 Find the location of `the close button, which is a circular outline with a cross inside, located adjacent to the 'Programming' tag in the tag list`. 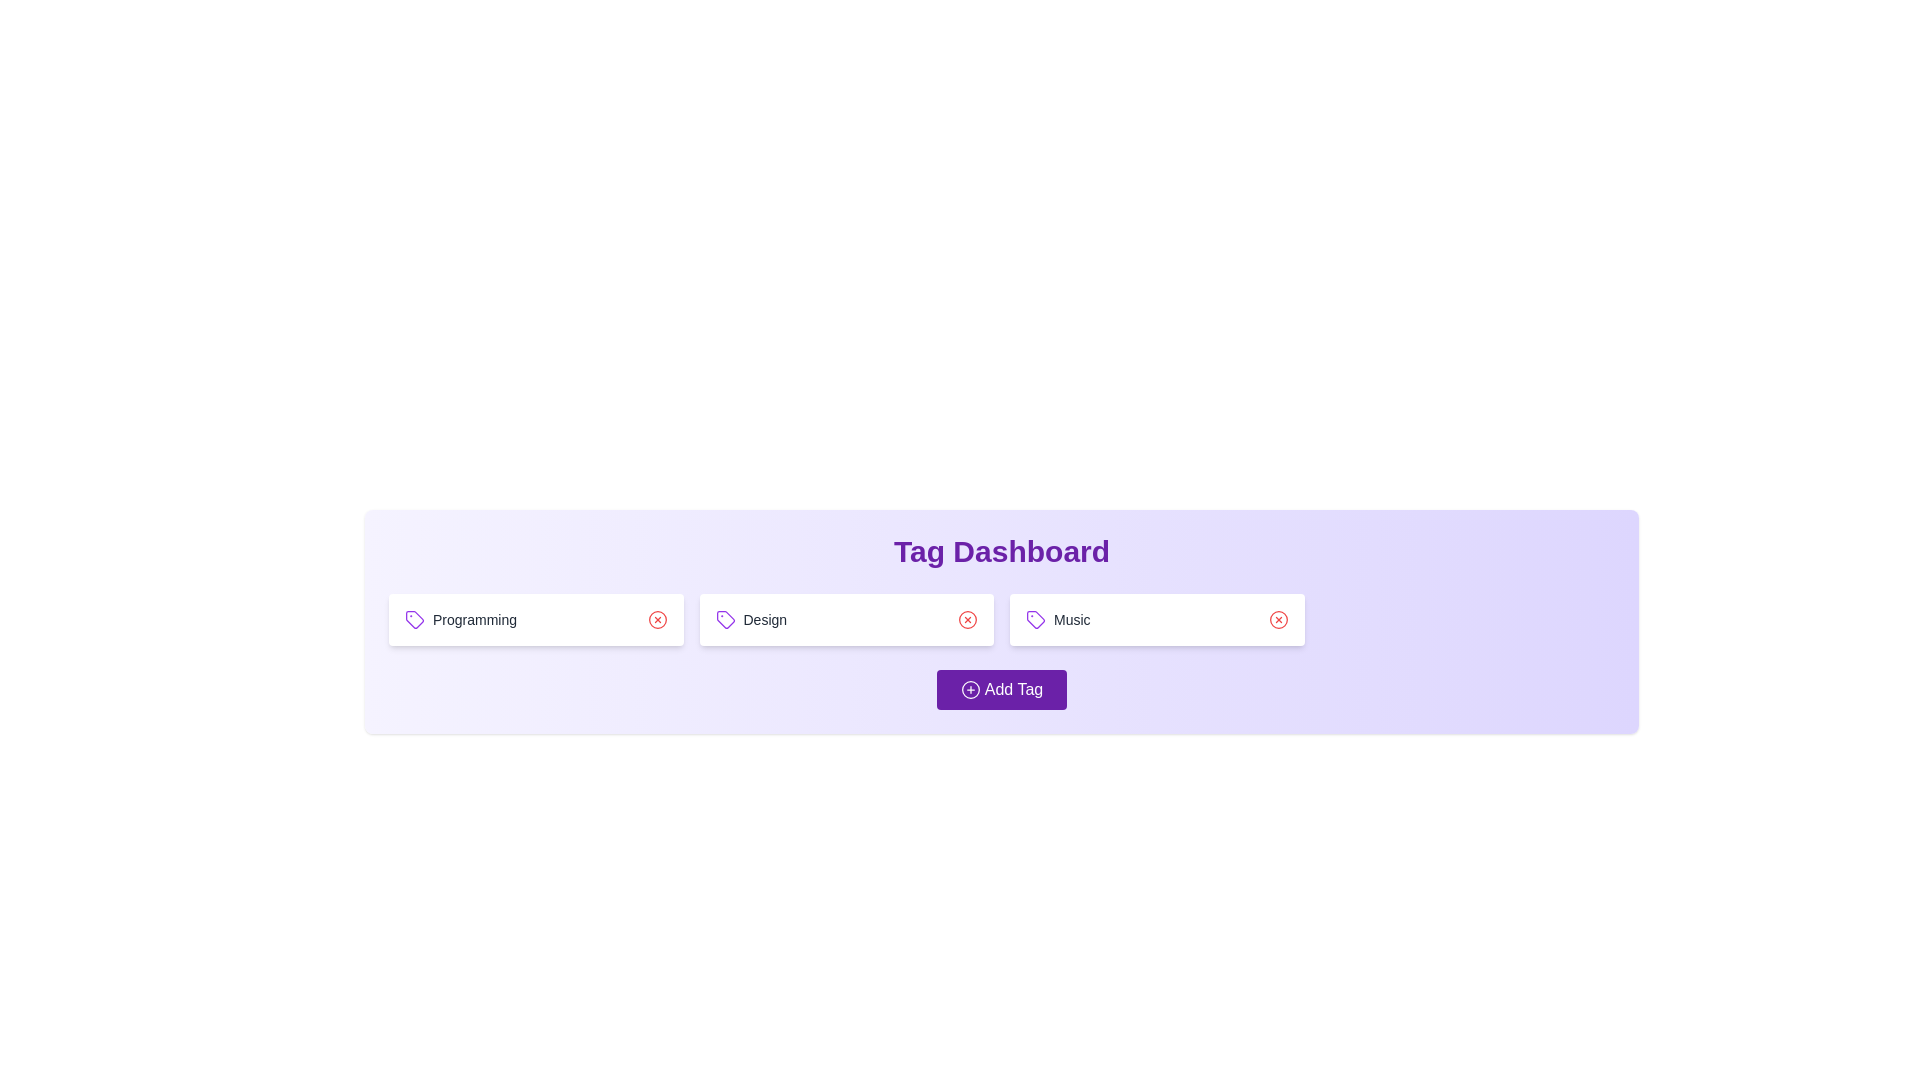

the close button, which is a circular outline with a cross inside, located adjacent to the 'Programming' tag in the tag list is located at coordinates (657, 619).